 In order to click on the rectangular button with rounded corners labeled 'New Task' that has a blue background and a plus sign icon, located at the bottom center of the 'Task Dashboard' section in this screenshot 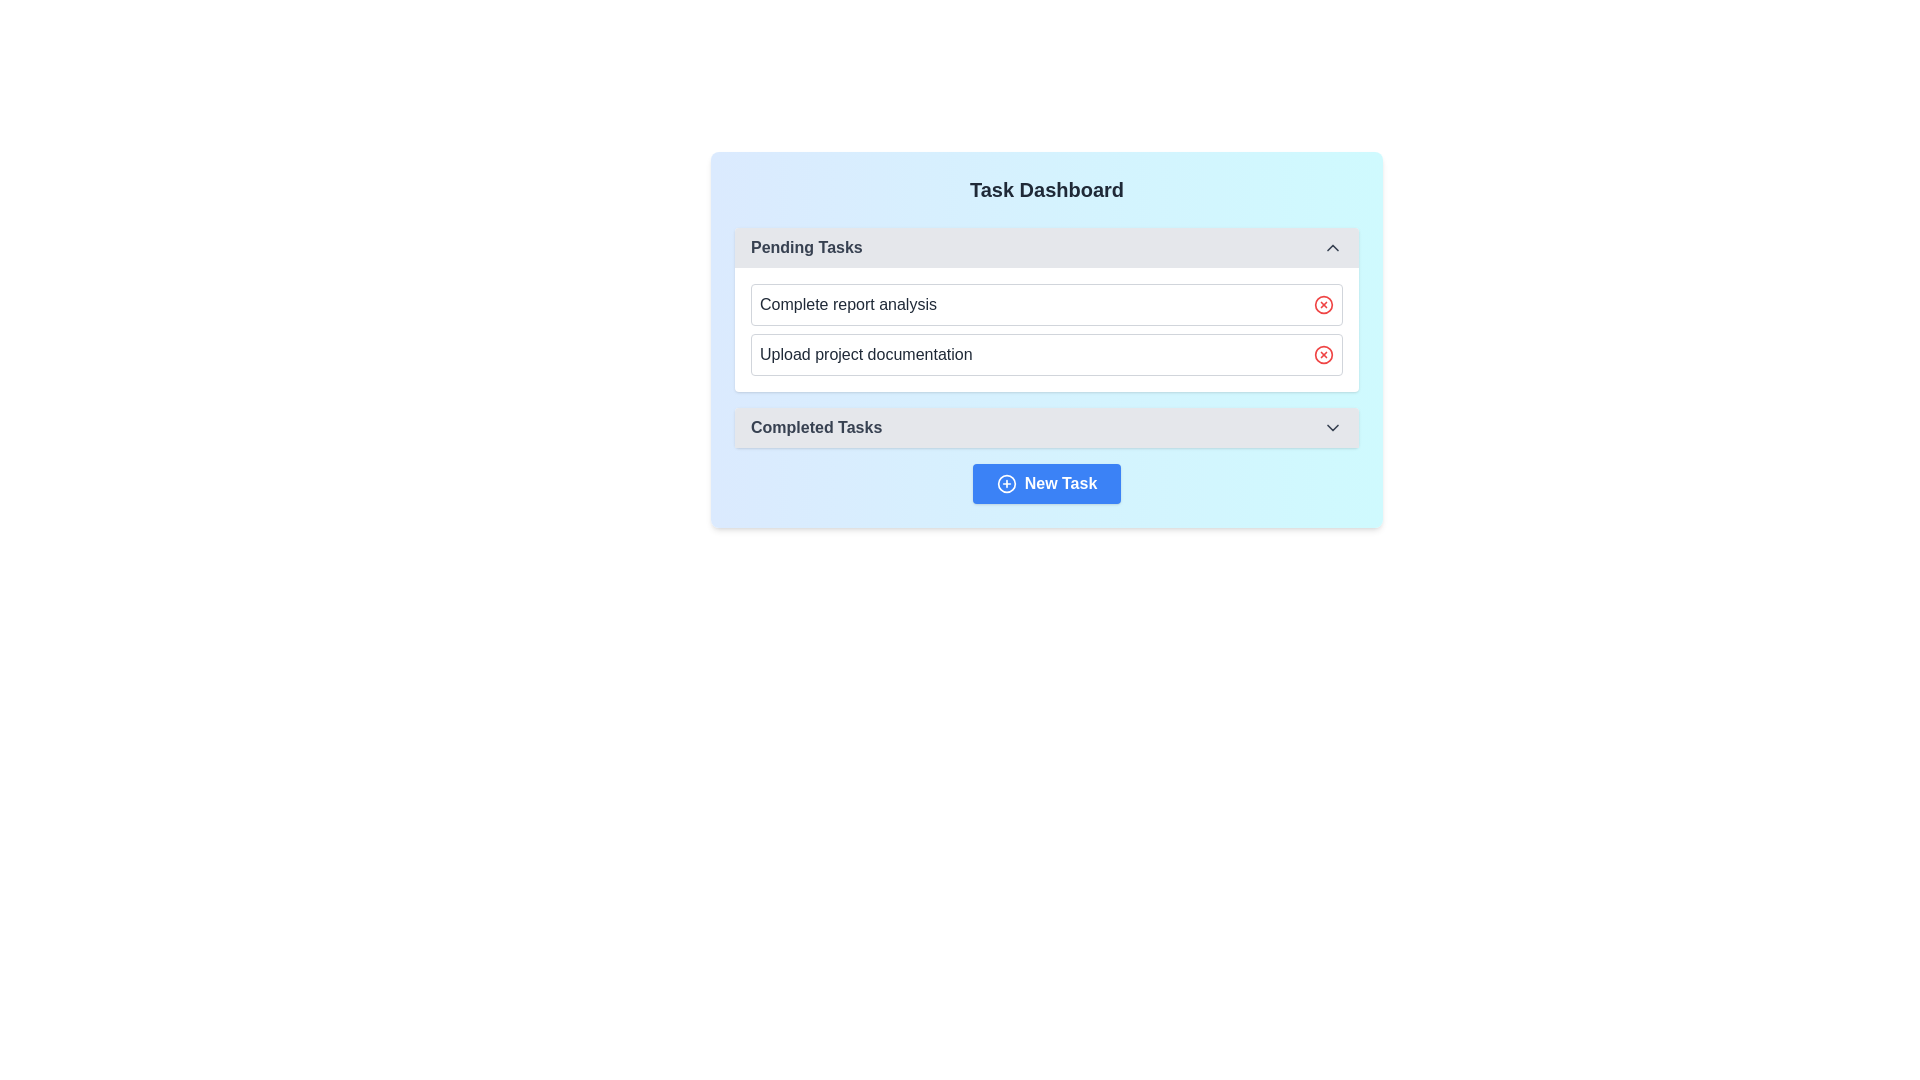, I will do `click(1045, 483)`.